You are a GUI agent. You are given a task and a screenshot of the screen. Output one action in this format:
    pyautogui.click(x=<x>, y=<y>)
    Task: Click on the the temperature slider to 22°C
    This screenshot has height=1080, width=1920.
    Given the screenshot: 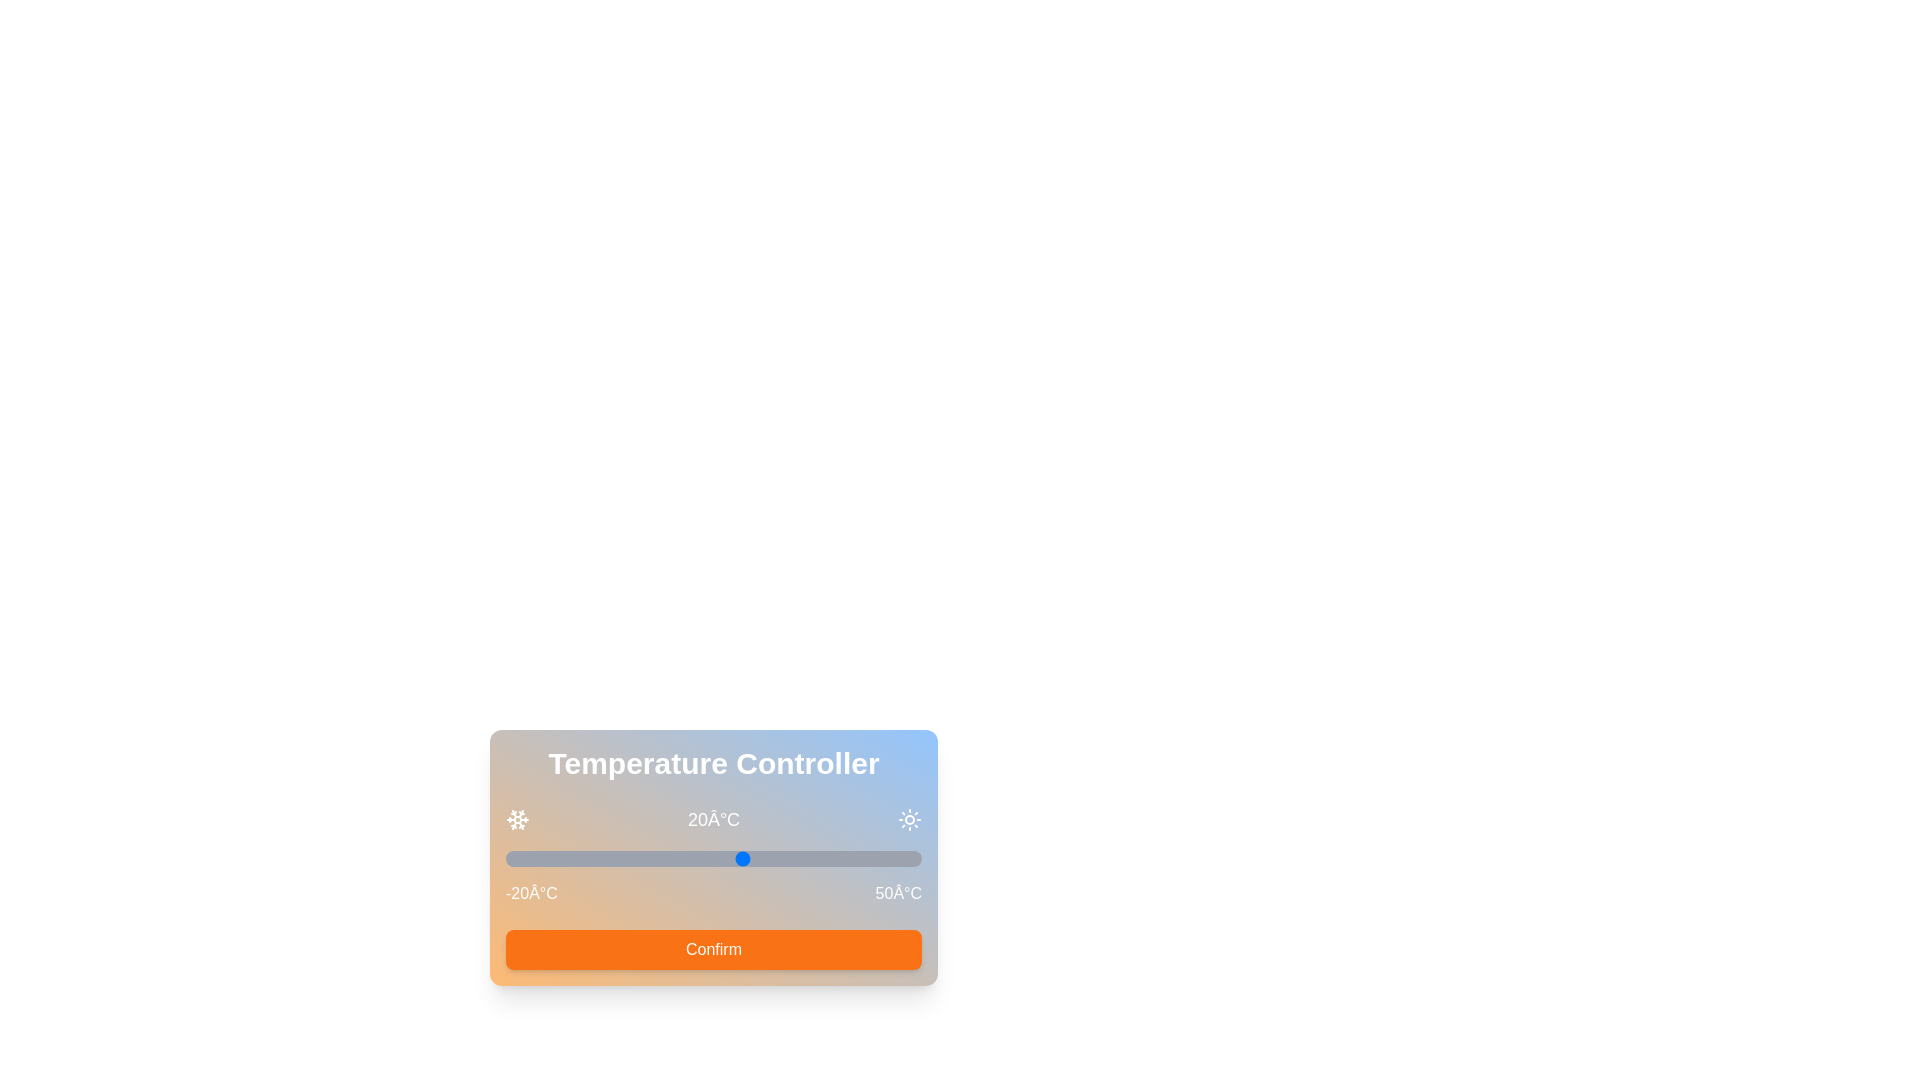 What is the action you would take?
    pyautogui.click(x=754, y=858)
    